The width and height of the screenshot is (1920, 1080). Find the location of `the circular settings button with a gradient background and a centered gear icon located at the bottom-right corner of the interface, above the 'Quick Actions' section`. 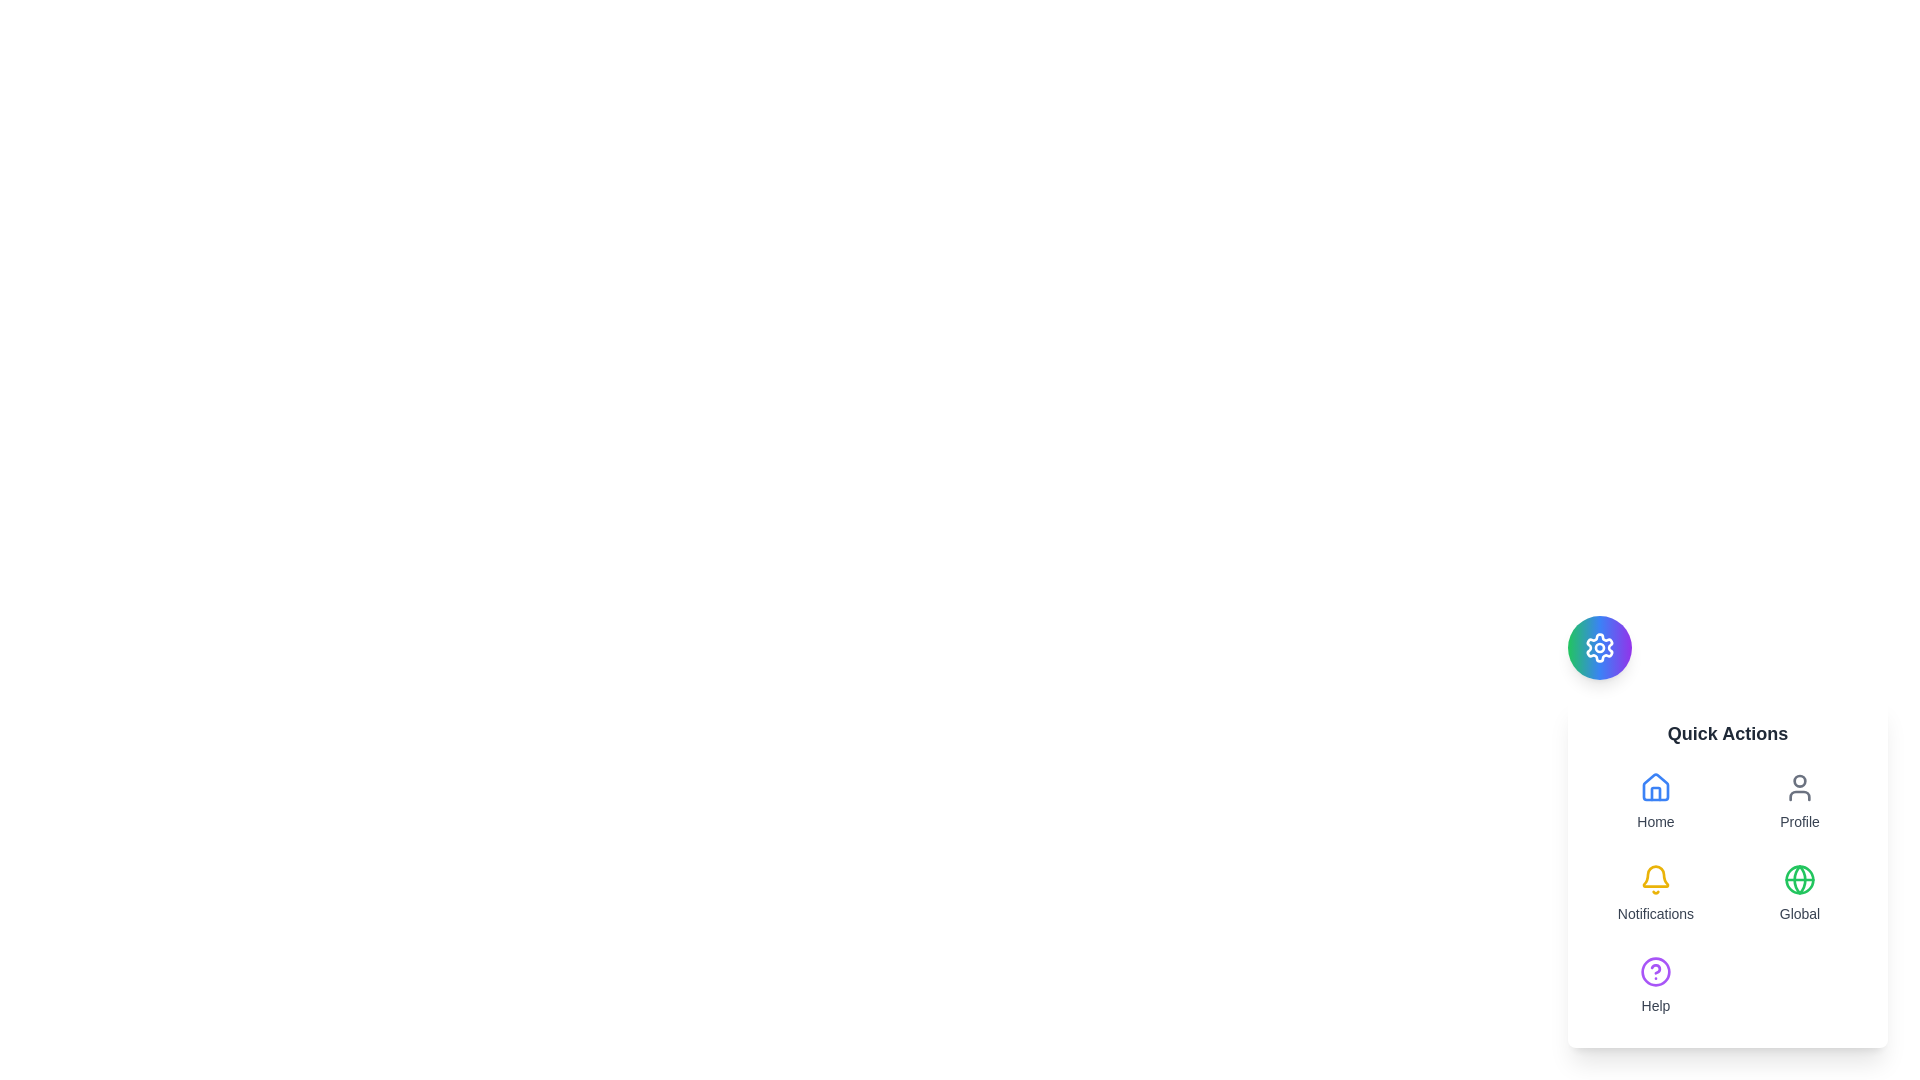

the circular settings button with a gradient background and a centered gear icon located at the bottom-right corner of the interface, above the 'Quick Actions' section is located at coordinates (1598, 648).